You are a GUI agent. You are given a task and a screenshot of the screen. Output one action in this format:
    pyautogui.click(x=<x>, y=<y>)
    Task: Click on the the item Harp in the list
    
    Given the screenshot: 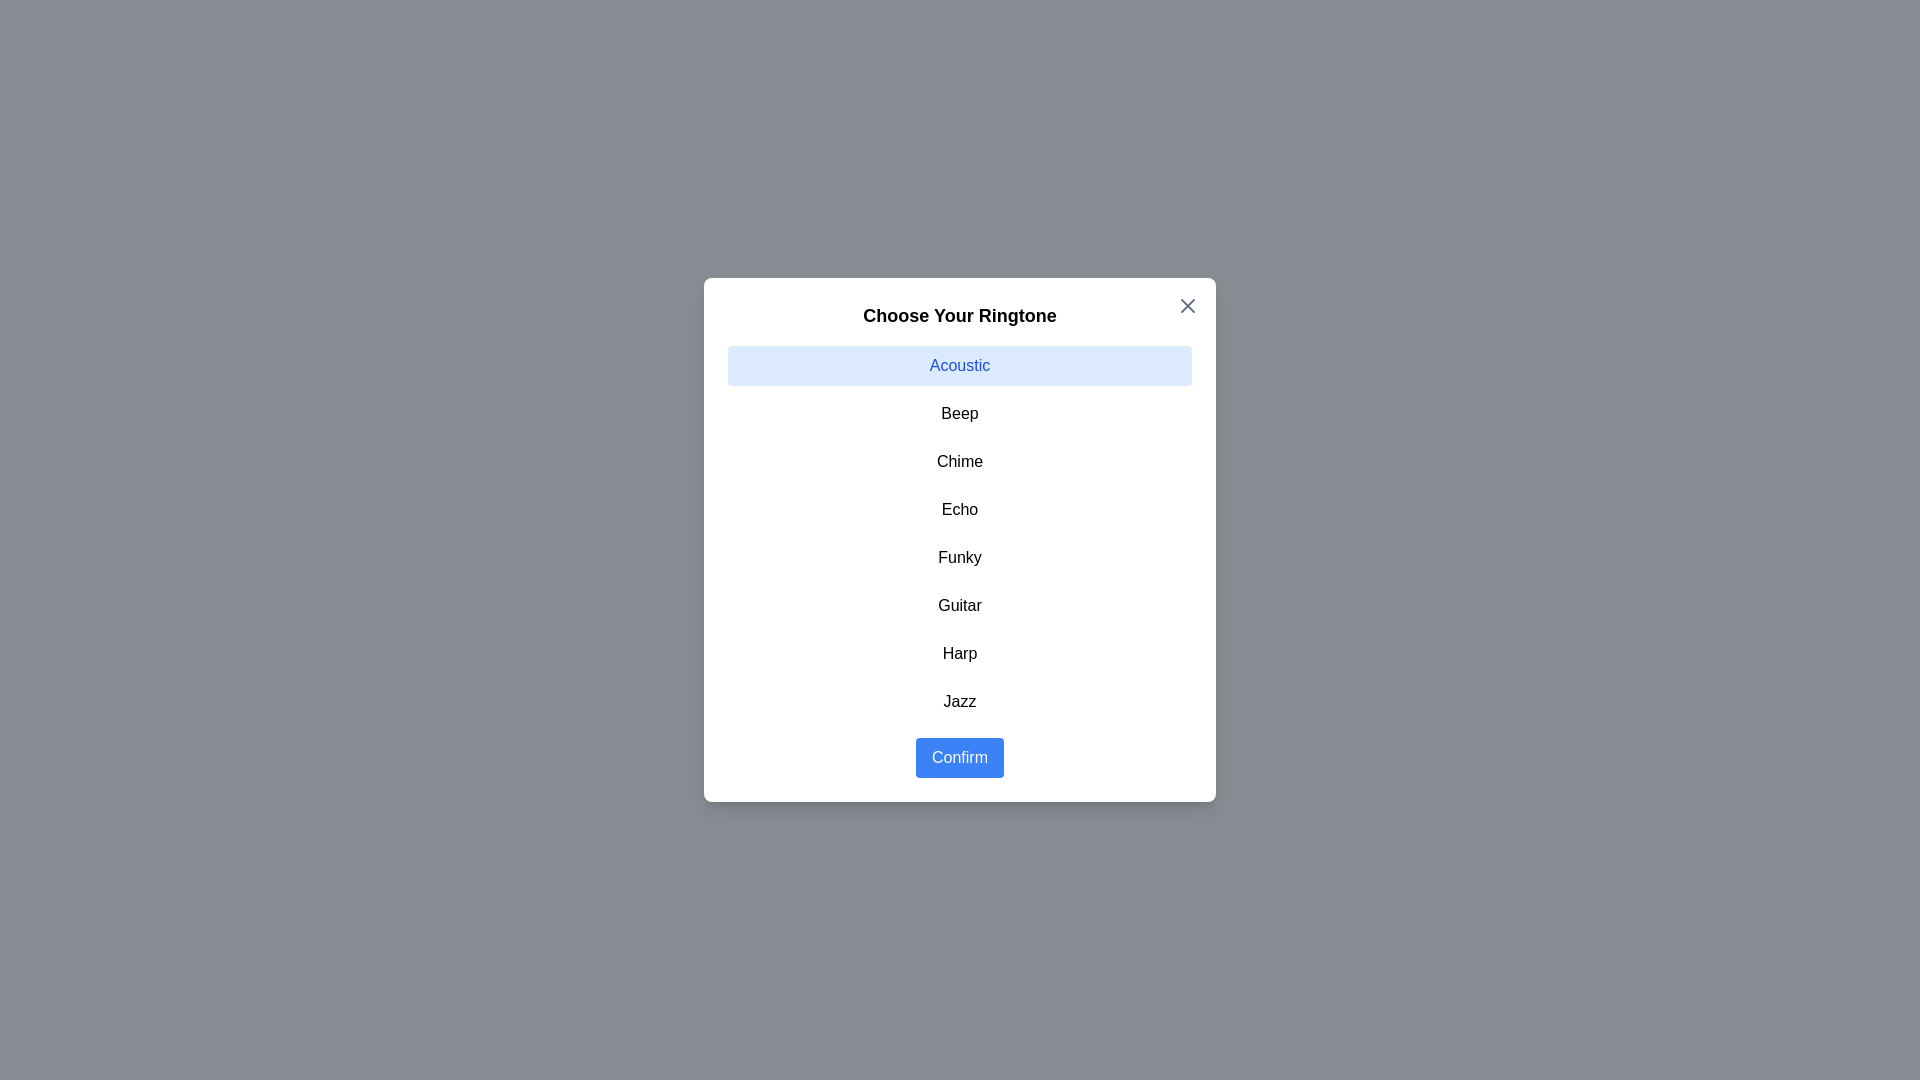 What is the action you would take?
    pyautogui.click(x=960, y=654)
    